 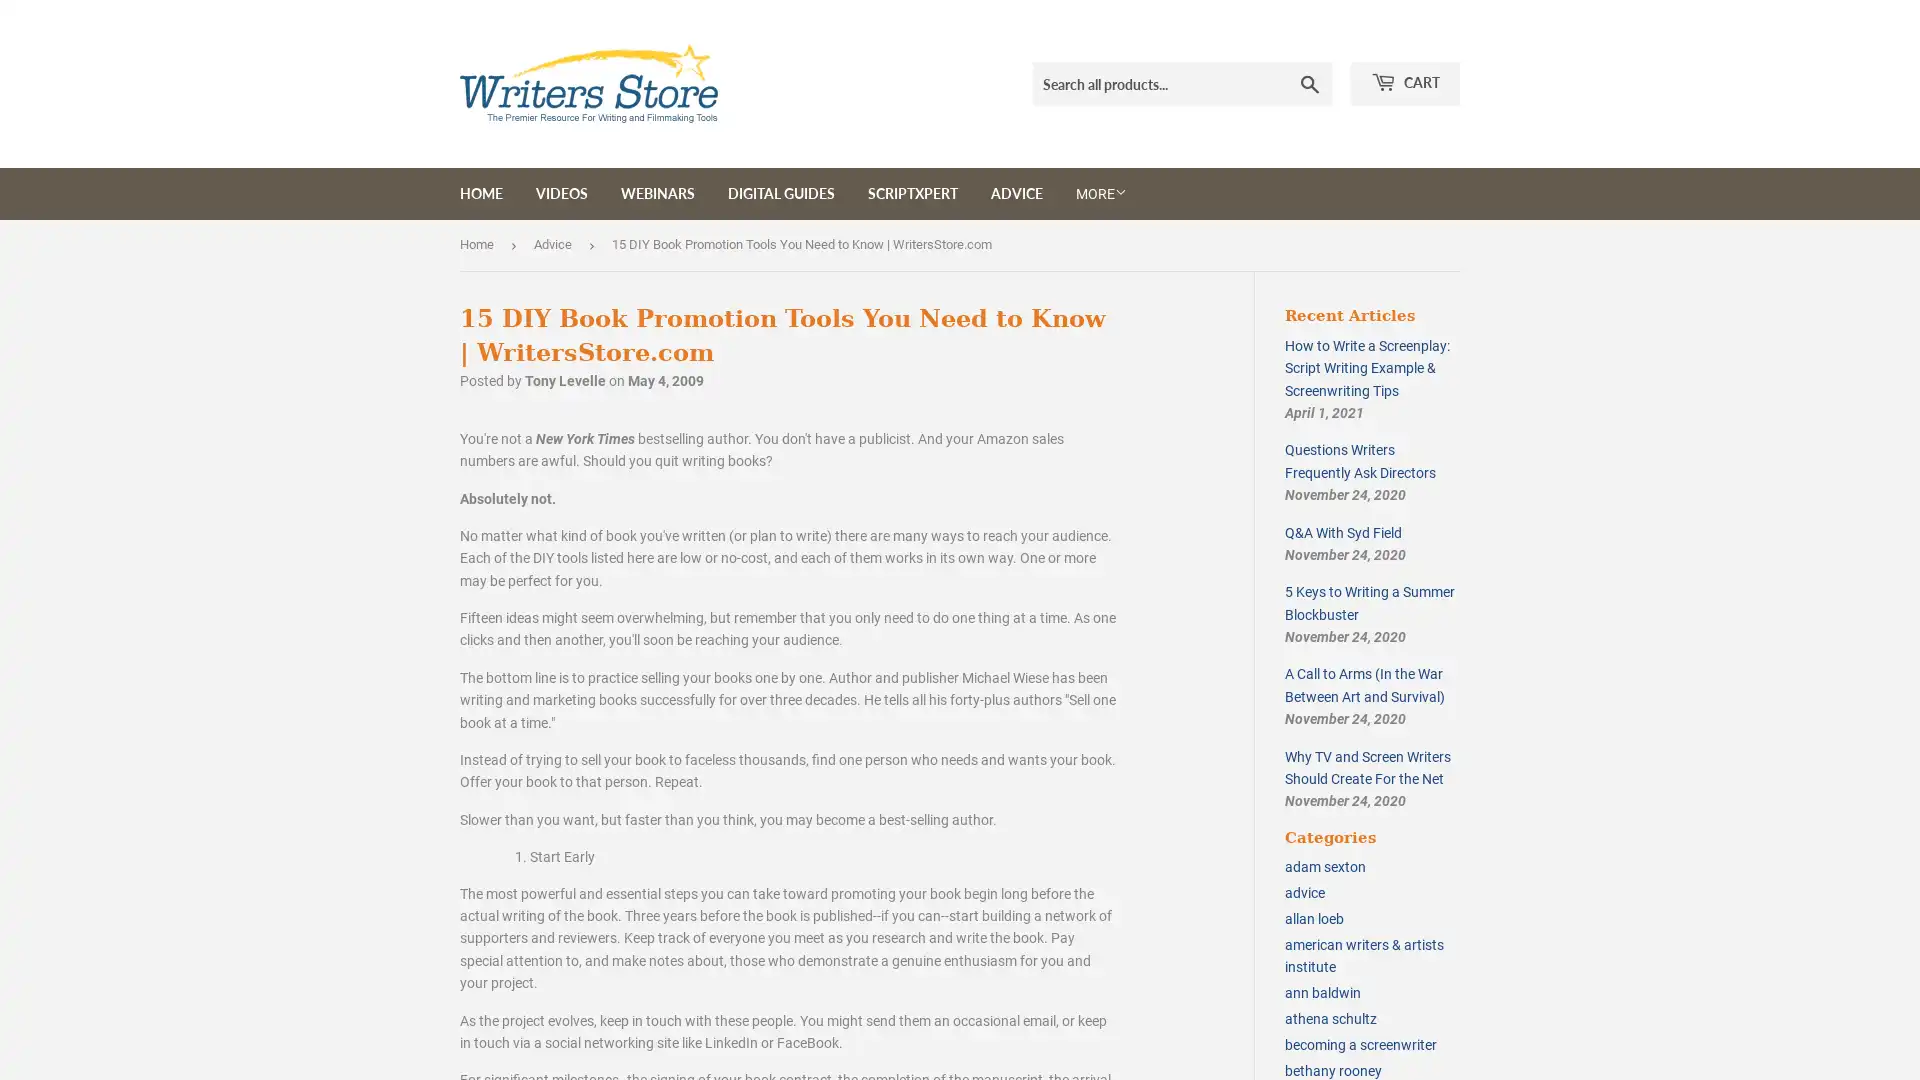 What do you see at coordinates (1310, 83) in the screenshot?
I see `Search` at bounding box center [1310, 83].